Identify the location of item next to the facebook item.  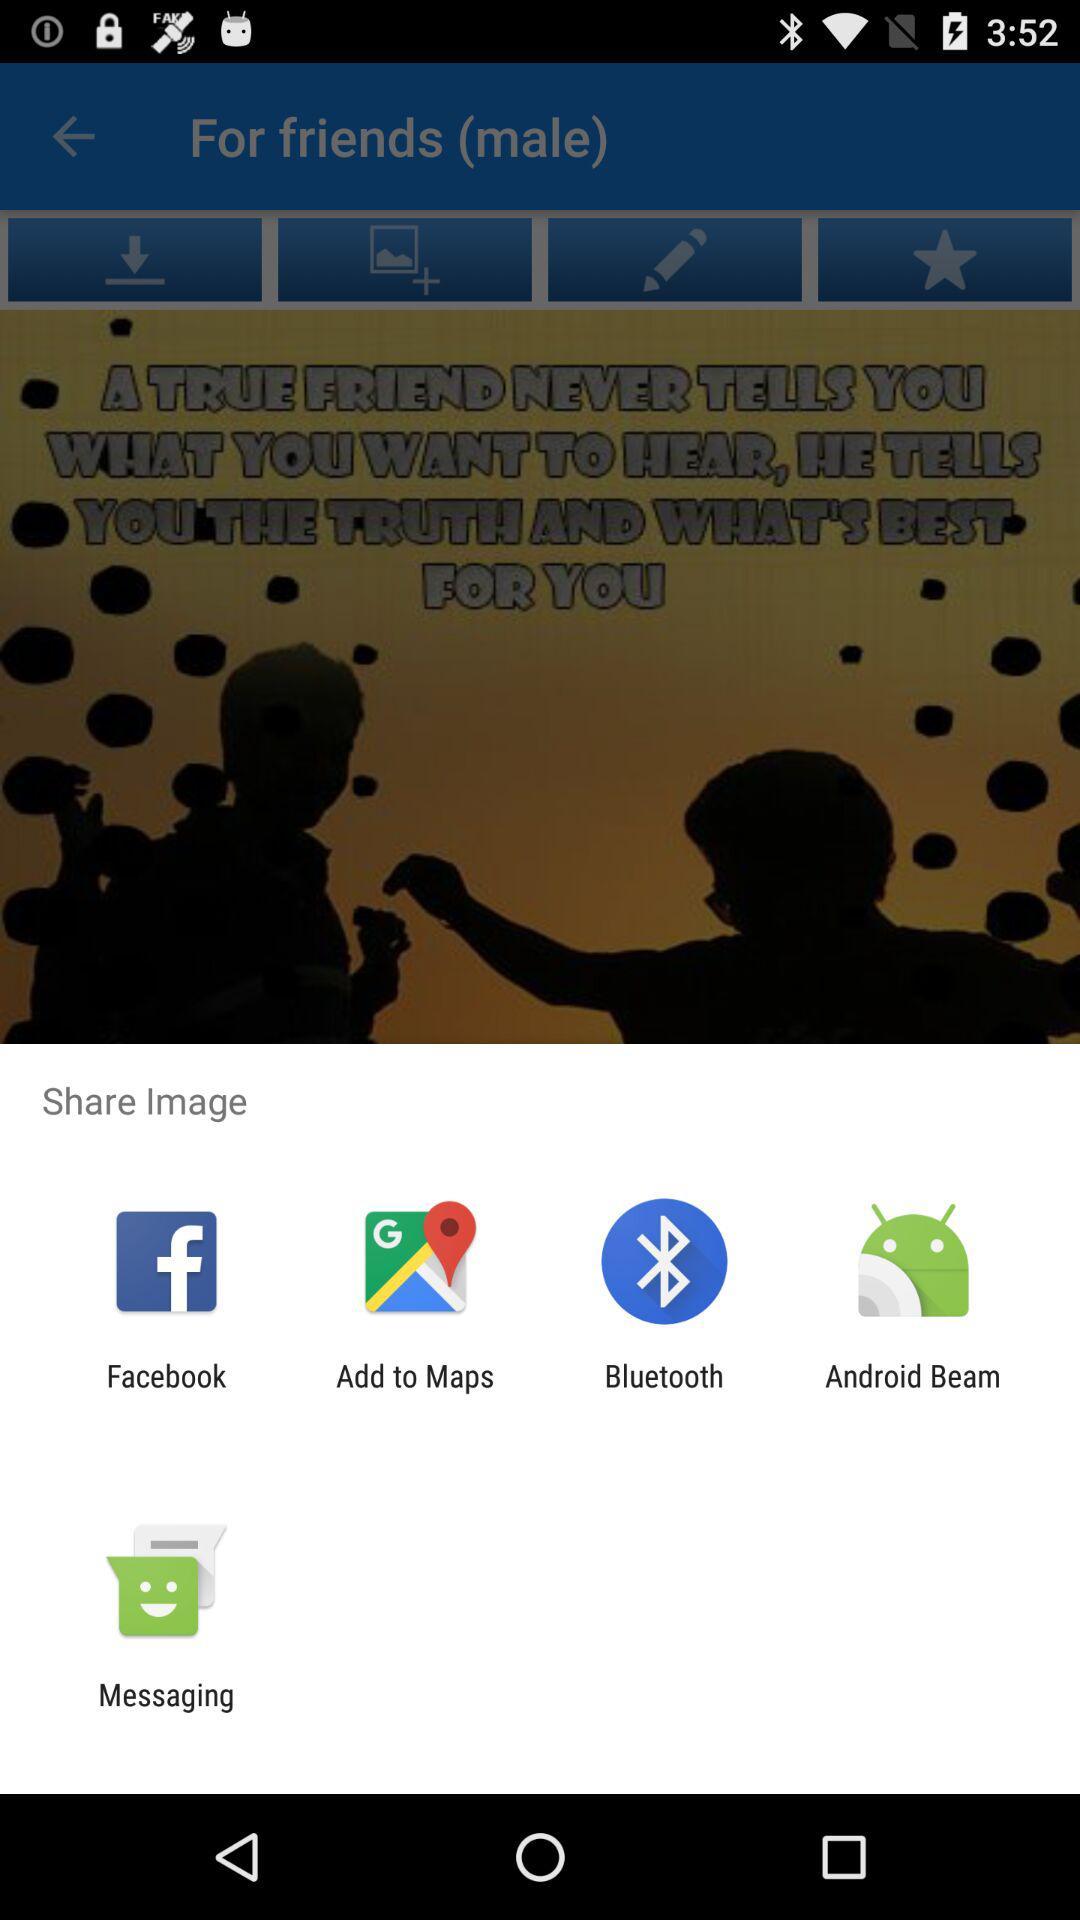
(414, 1392).